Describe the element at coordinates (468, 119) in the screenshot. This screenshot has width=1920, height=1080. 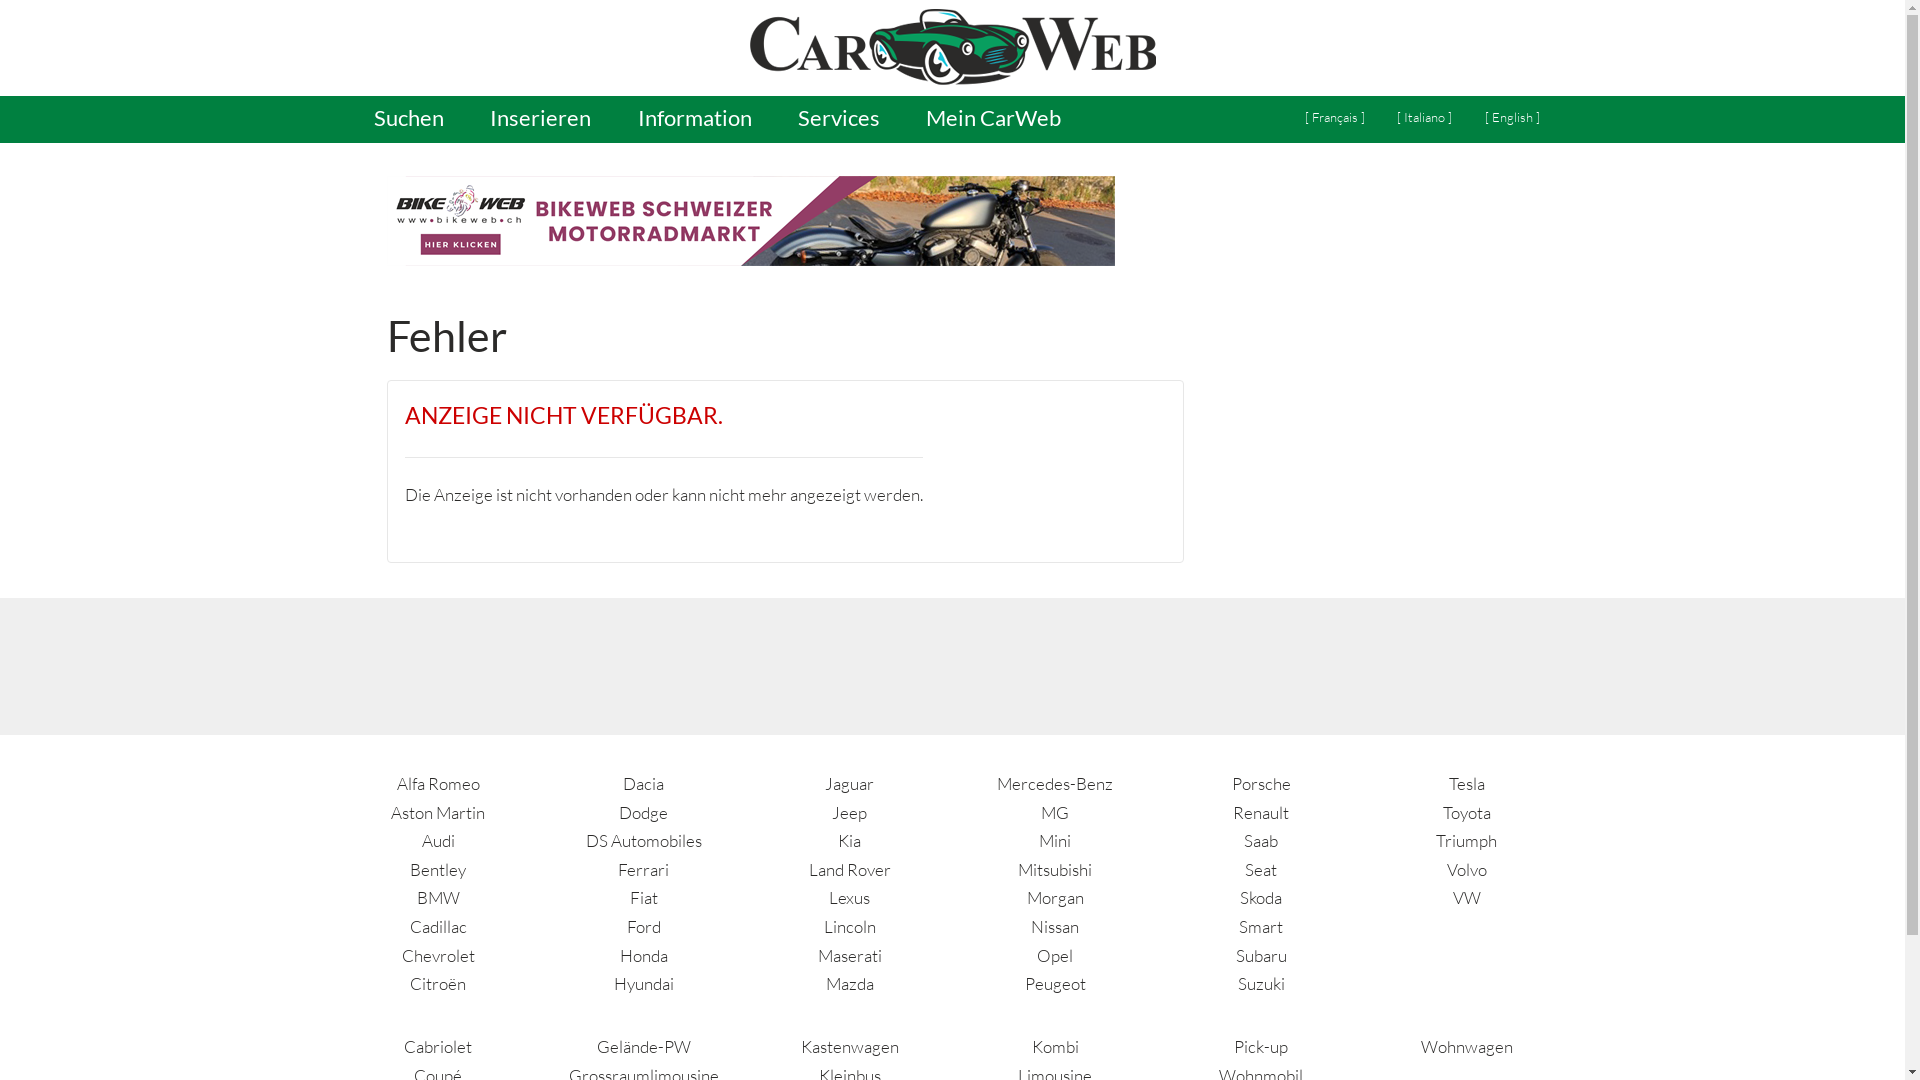
I see `'Inserieren'` at that location.